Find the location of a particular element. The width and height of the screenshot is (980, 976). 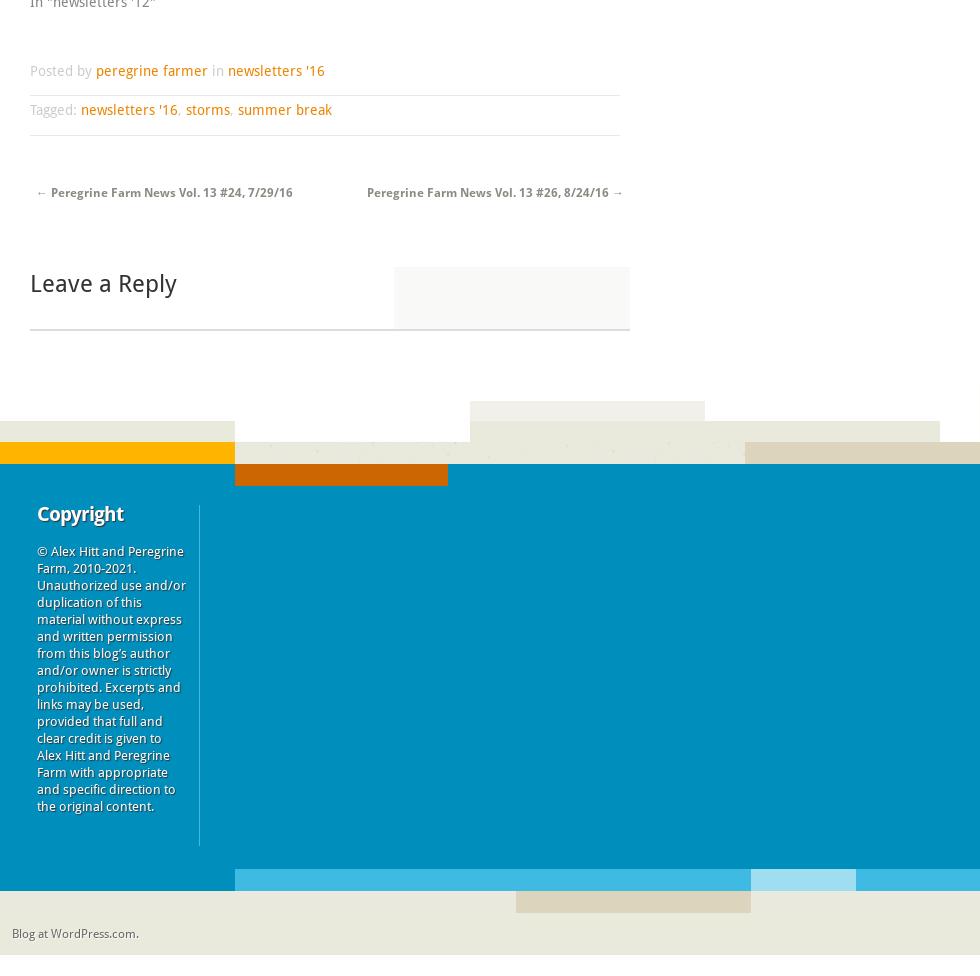

'summer break' is located at coordinates (284, 109).